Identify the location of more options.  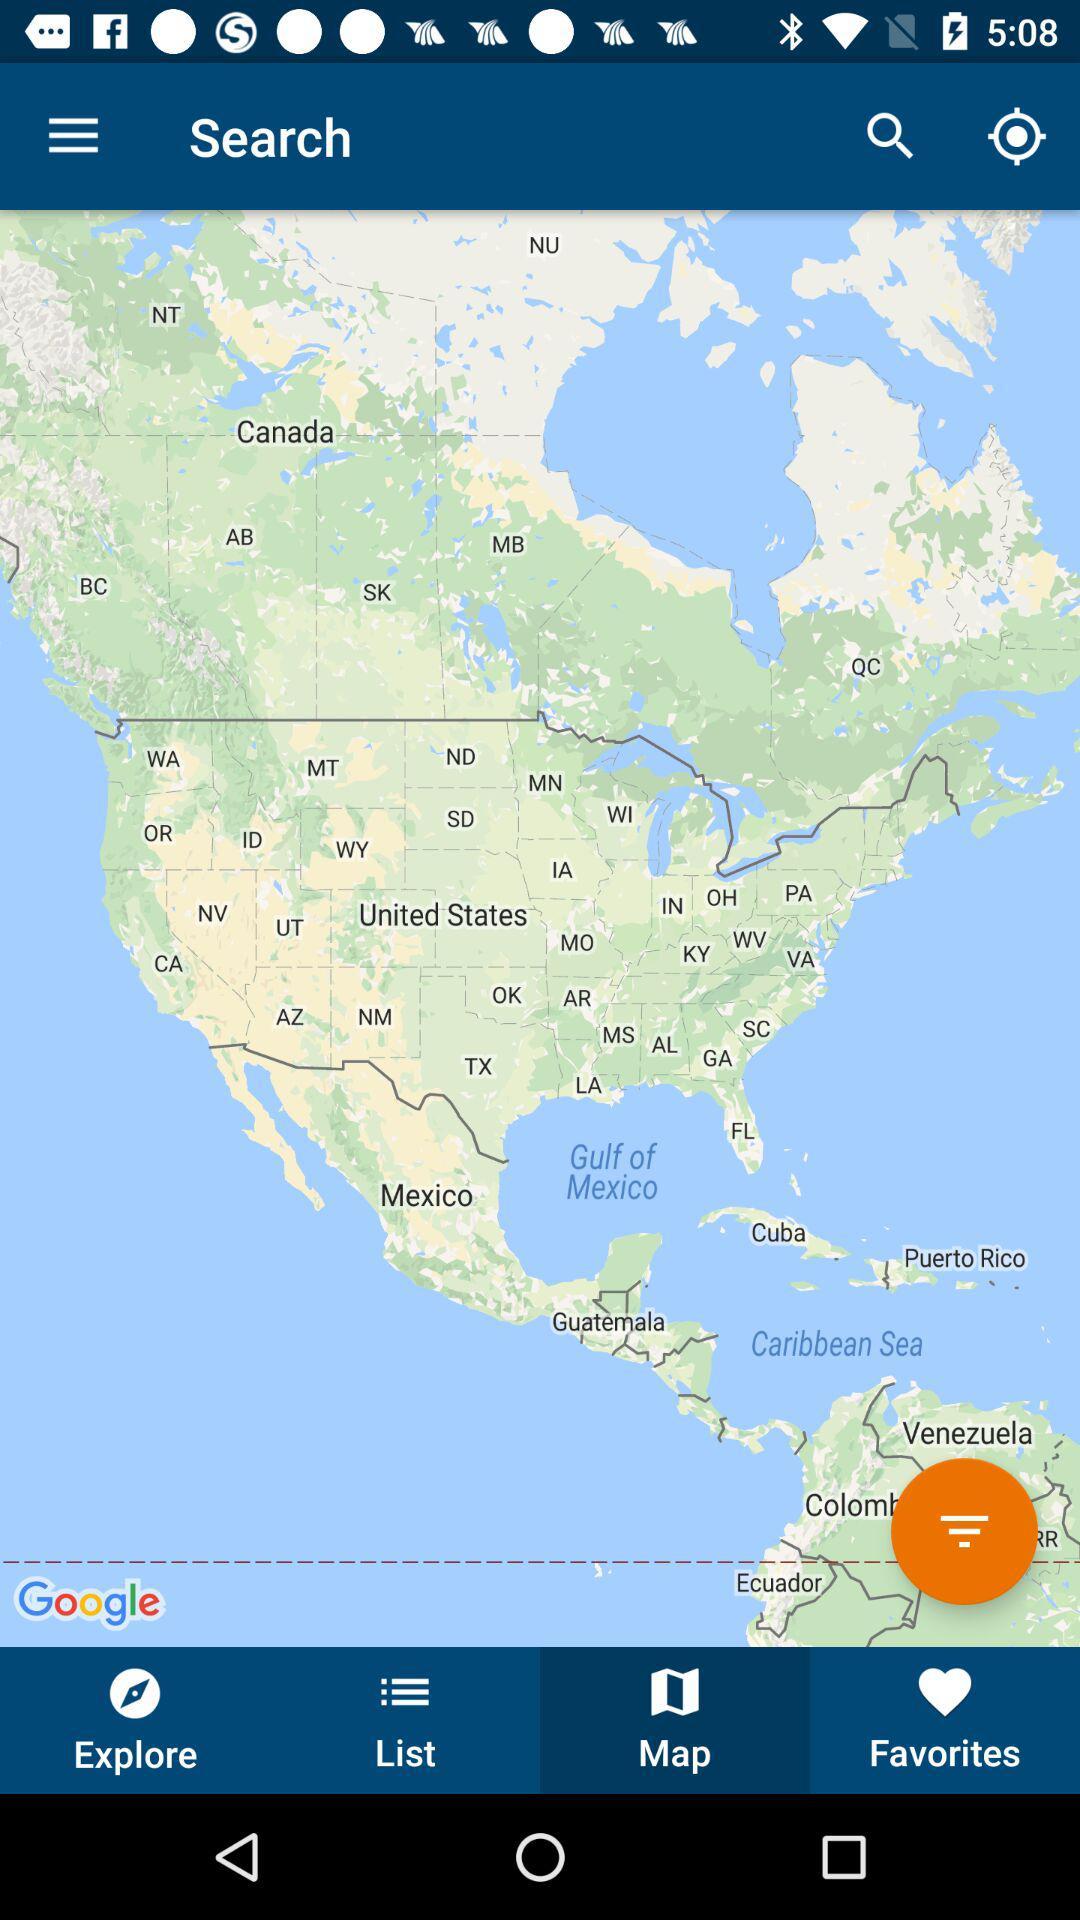
(963, 1530).